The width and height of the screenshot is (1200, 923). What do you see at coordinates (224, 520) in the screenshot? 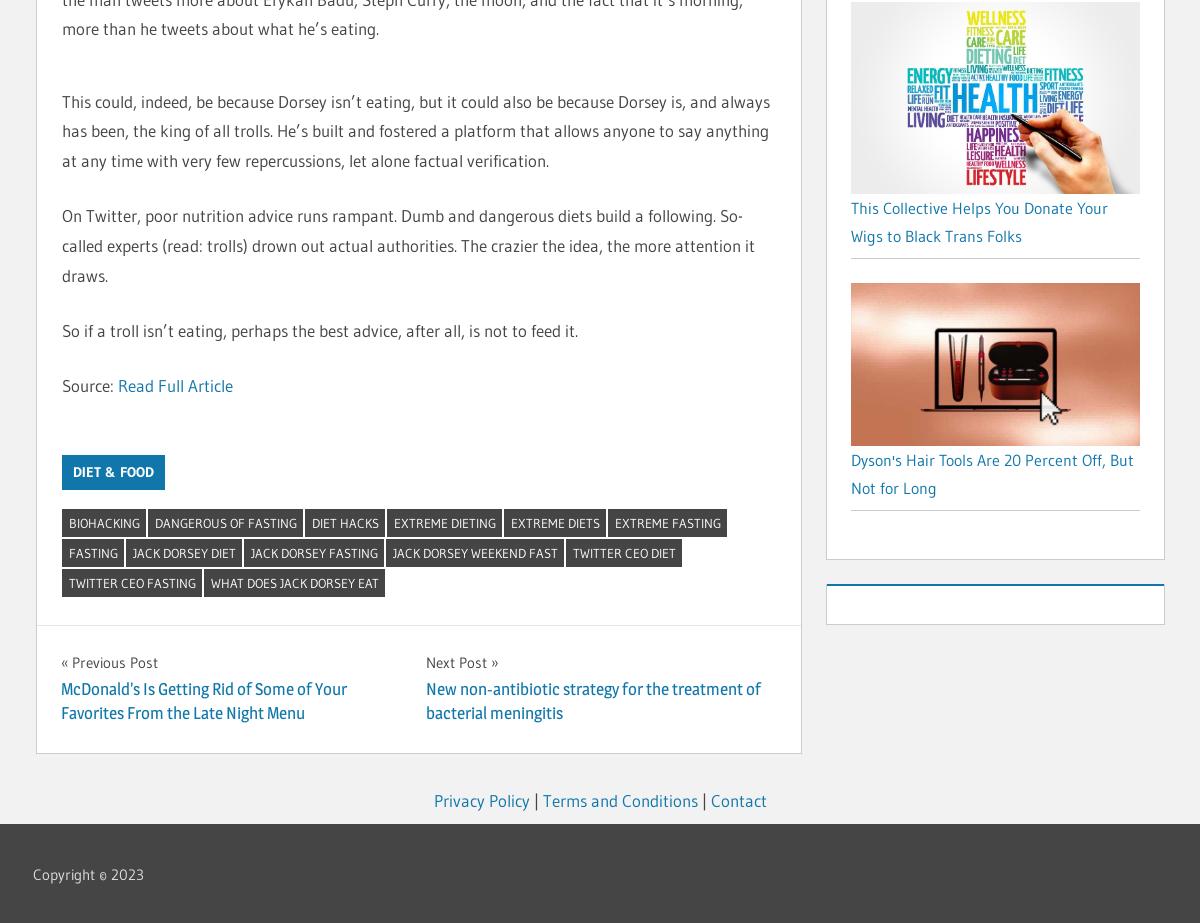
I see `'dangerous of fasting'` at bounding box center [224, 520].